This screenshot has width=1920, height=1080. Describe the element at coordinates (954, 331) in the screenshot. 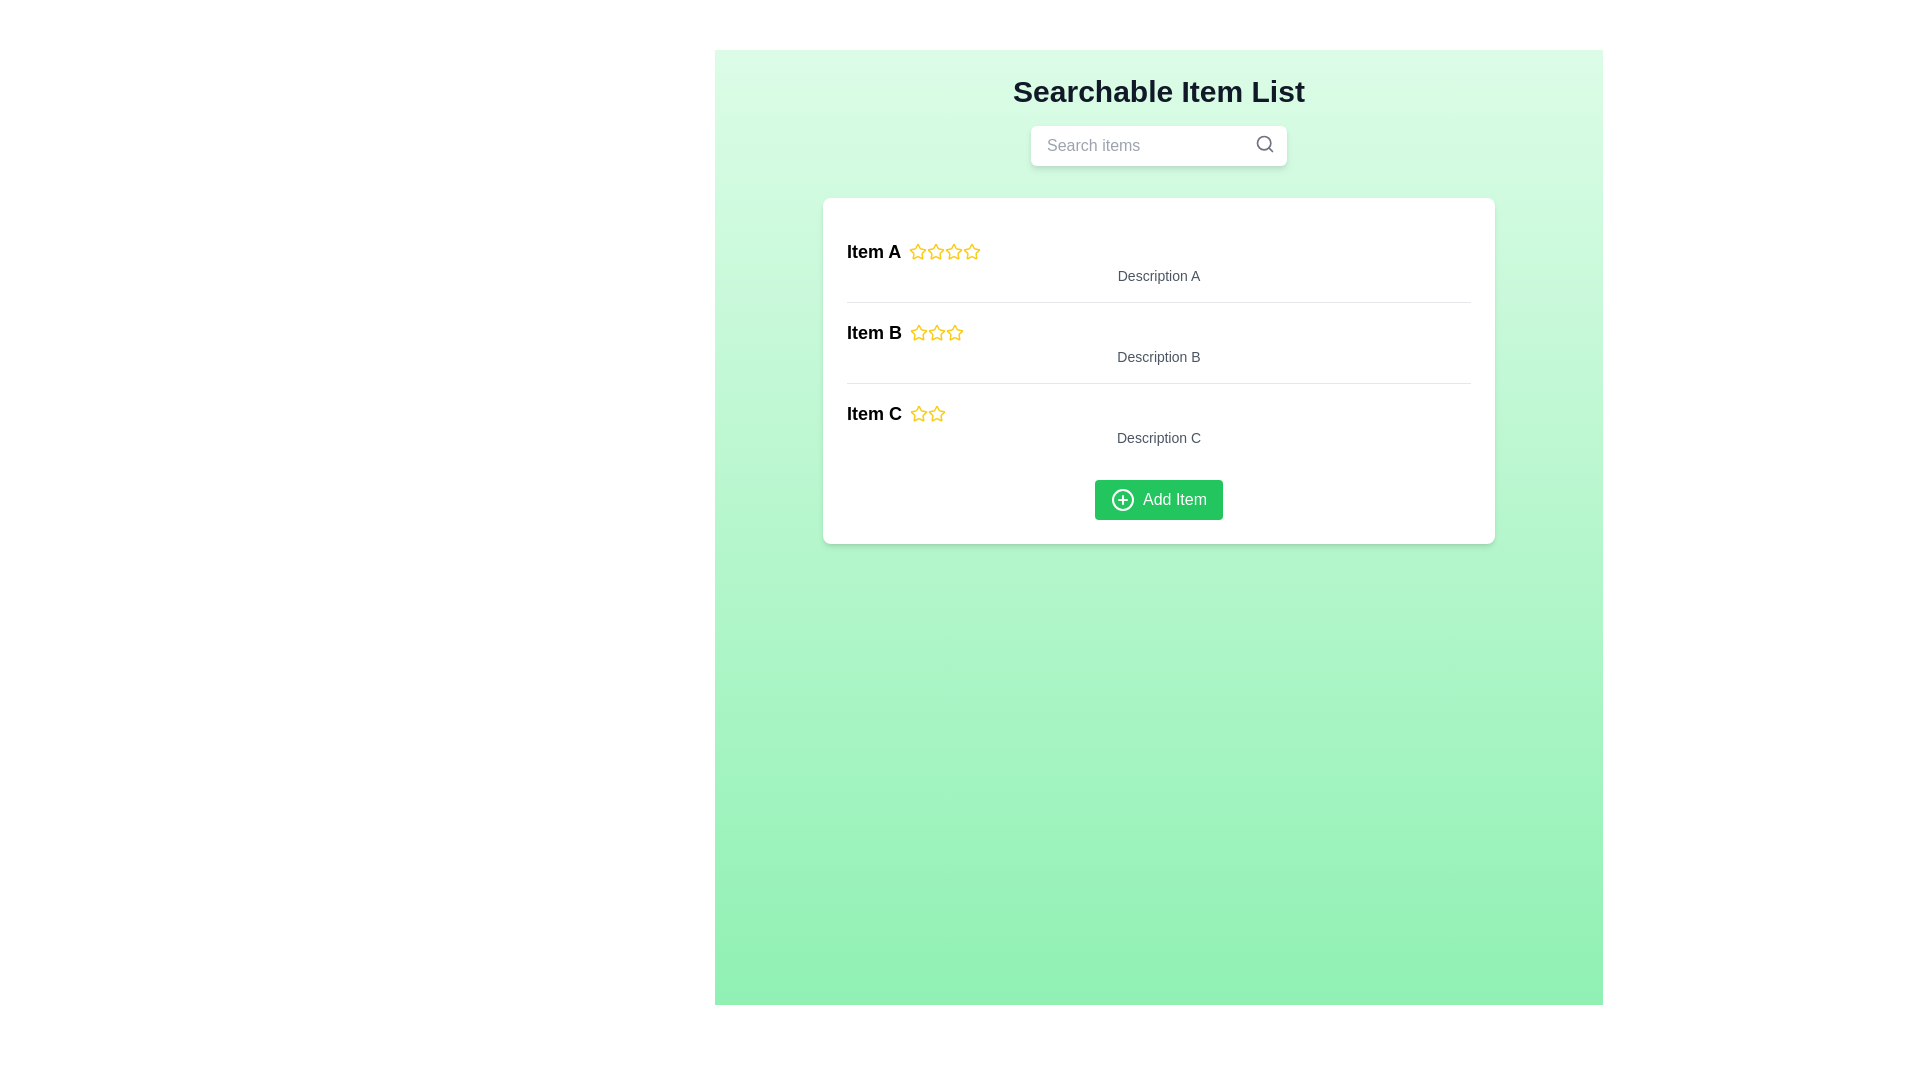

I see `the third star in the 5-star rating system to rate 'Item B'` at that location.